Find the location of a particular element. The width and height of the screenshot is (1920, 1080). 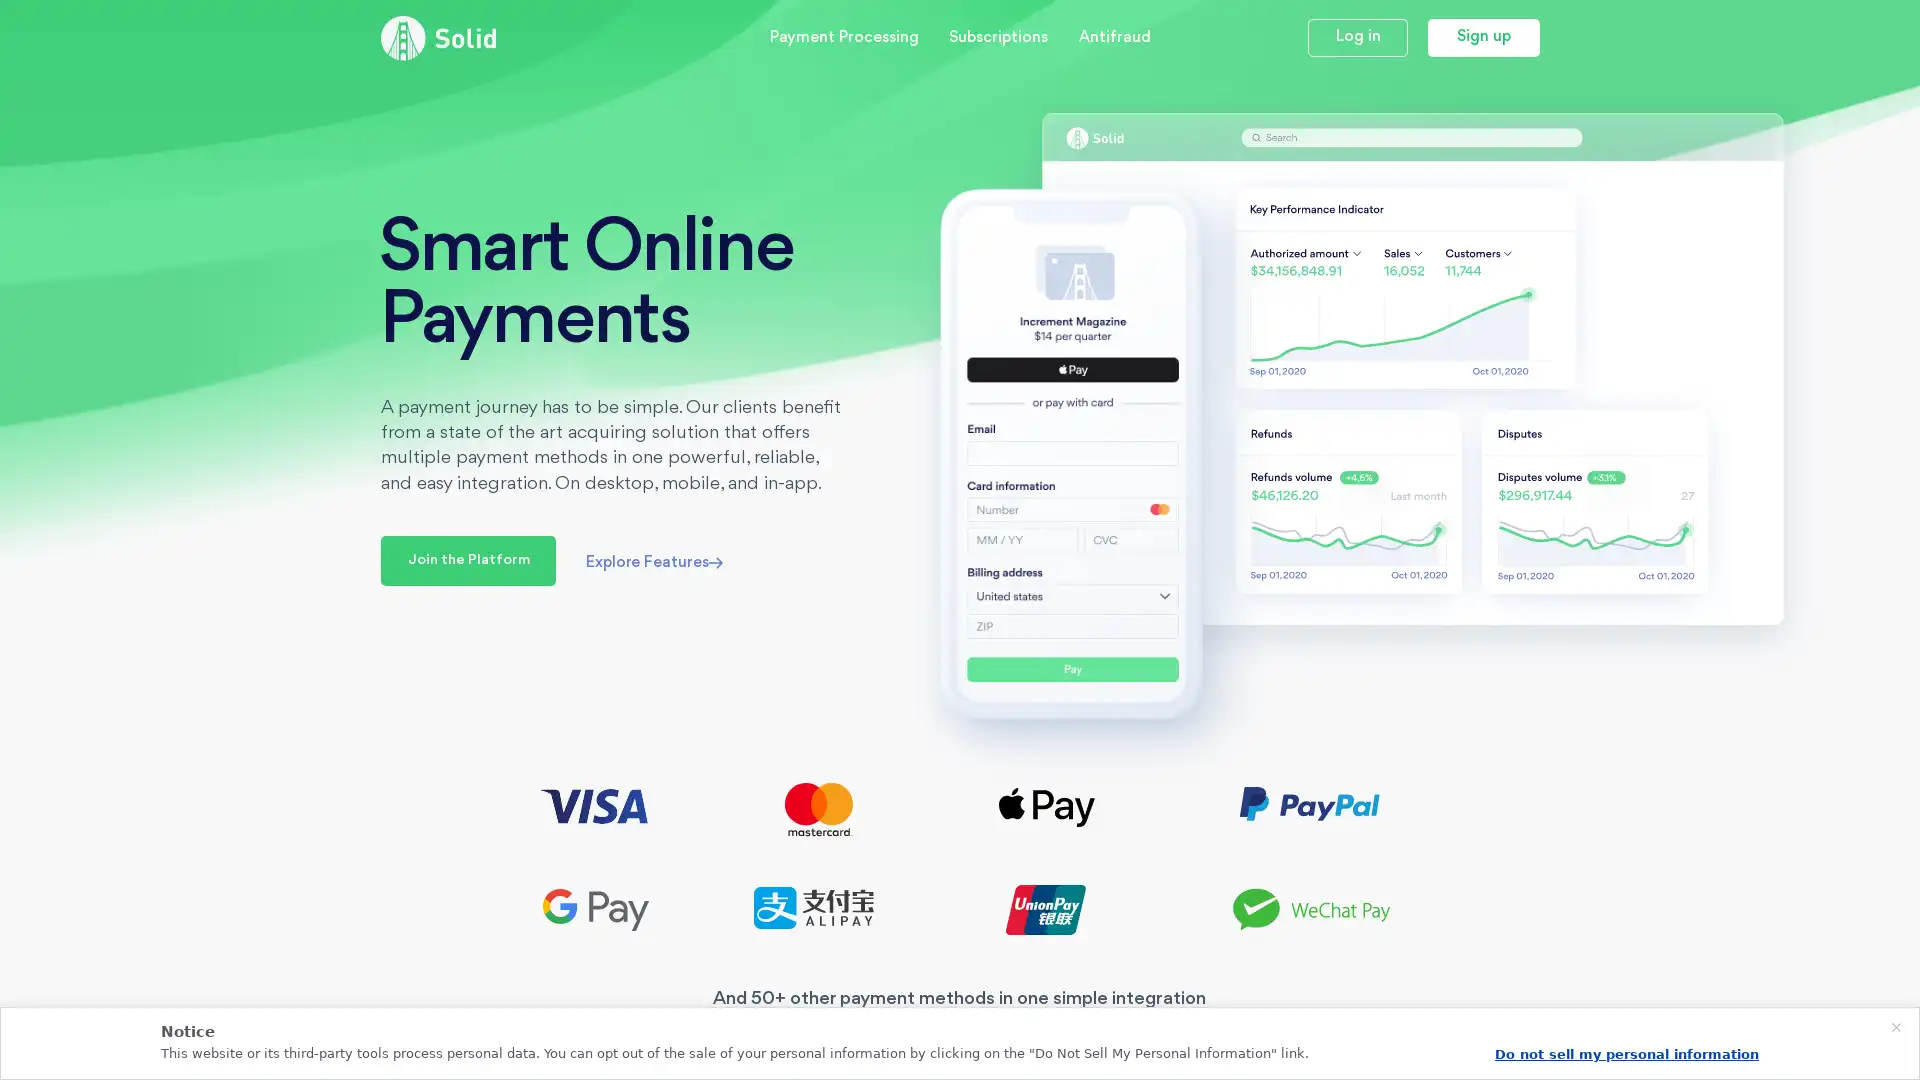

consent-close-icon is located at coordinates (1895, 1028).